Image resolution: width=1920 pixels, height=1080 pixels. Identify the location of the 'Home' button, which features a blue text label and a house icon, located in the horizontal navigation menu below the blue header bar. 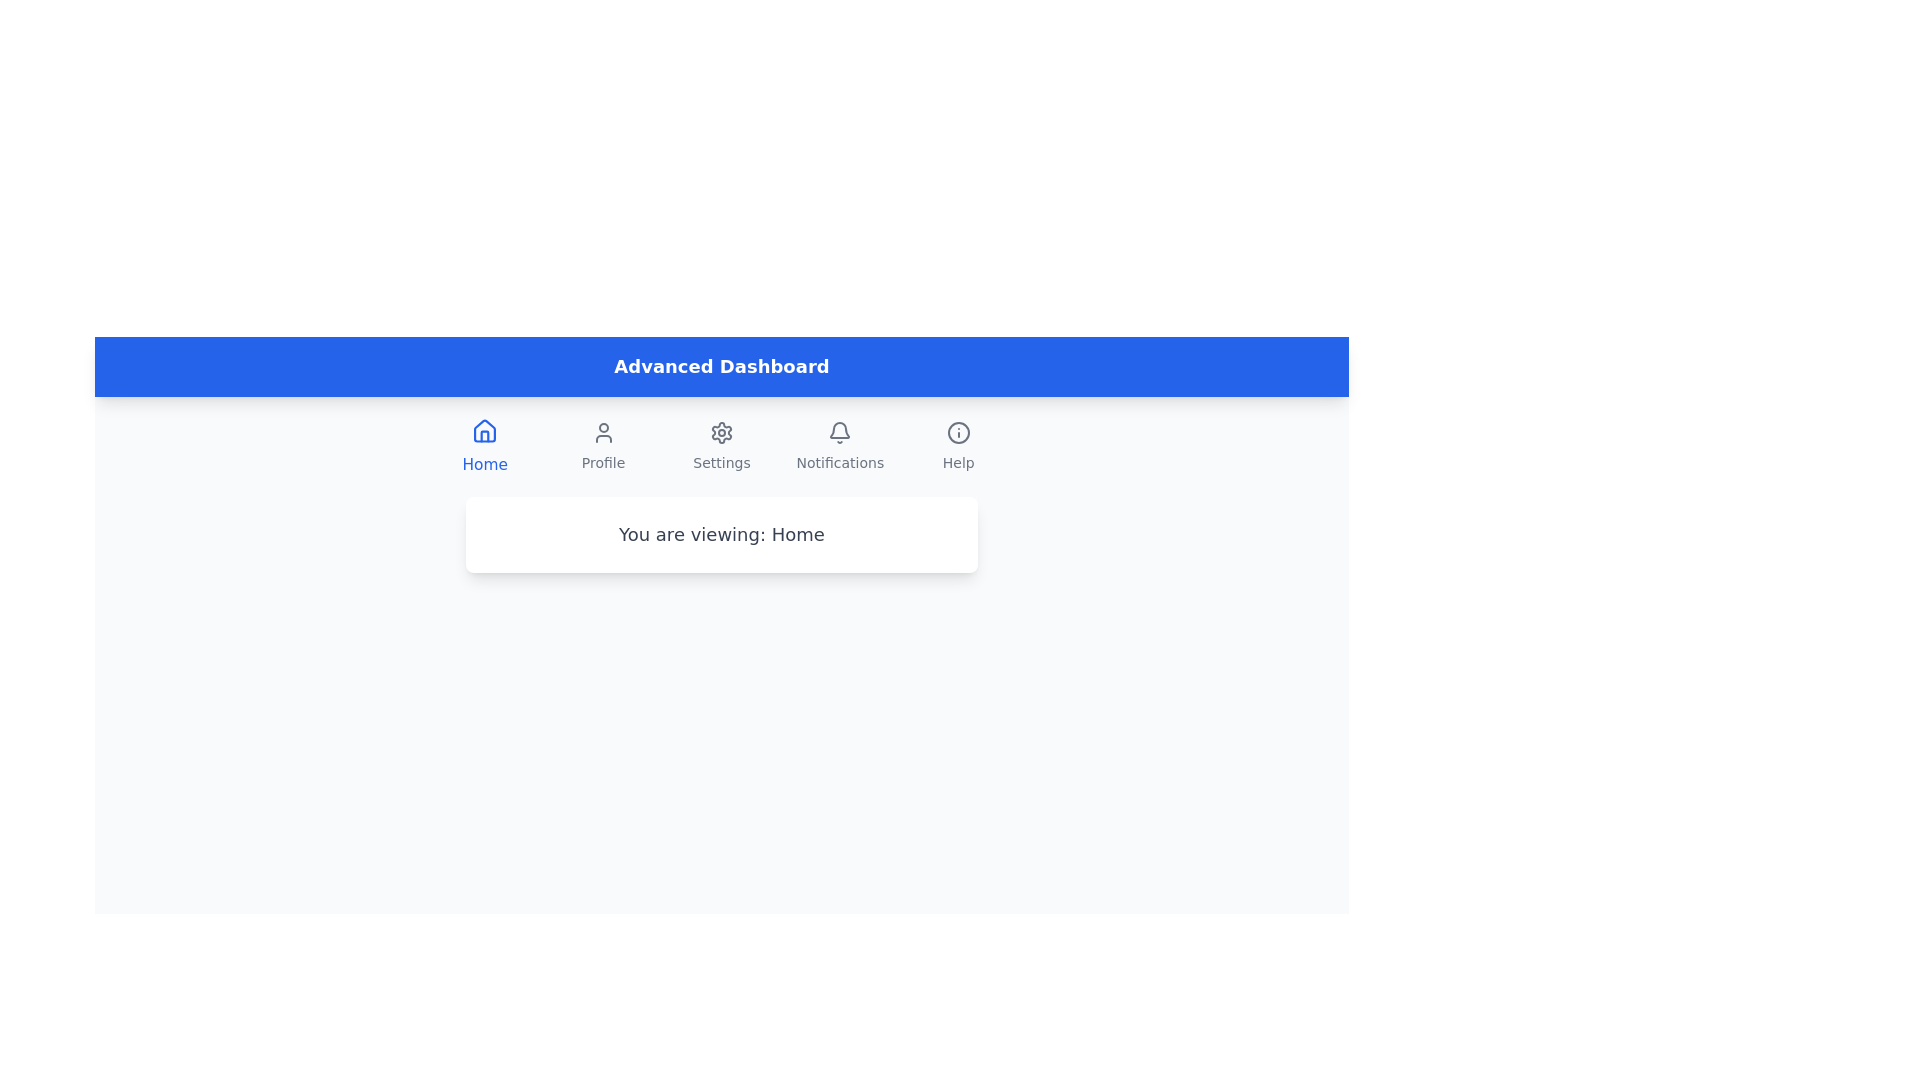
(485, 446).